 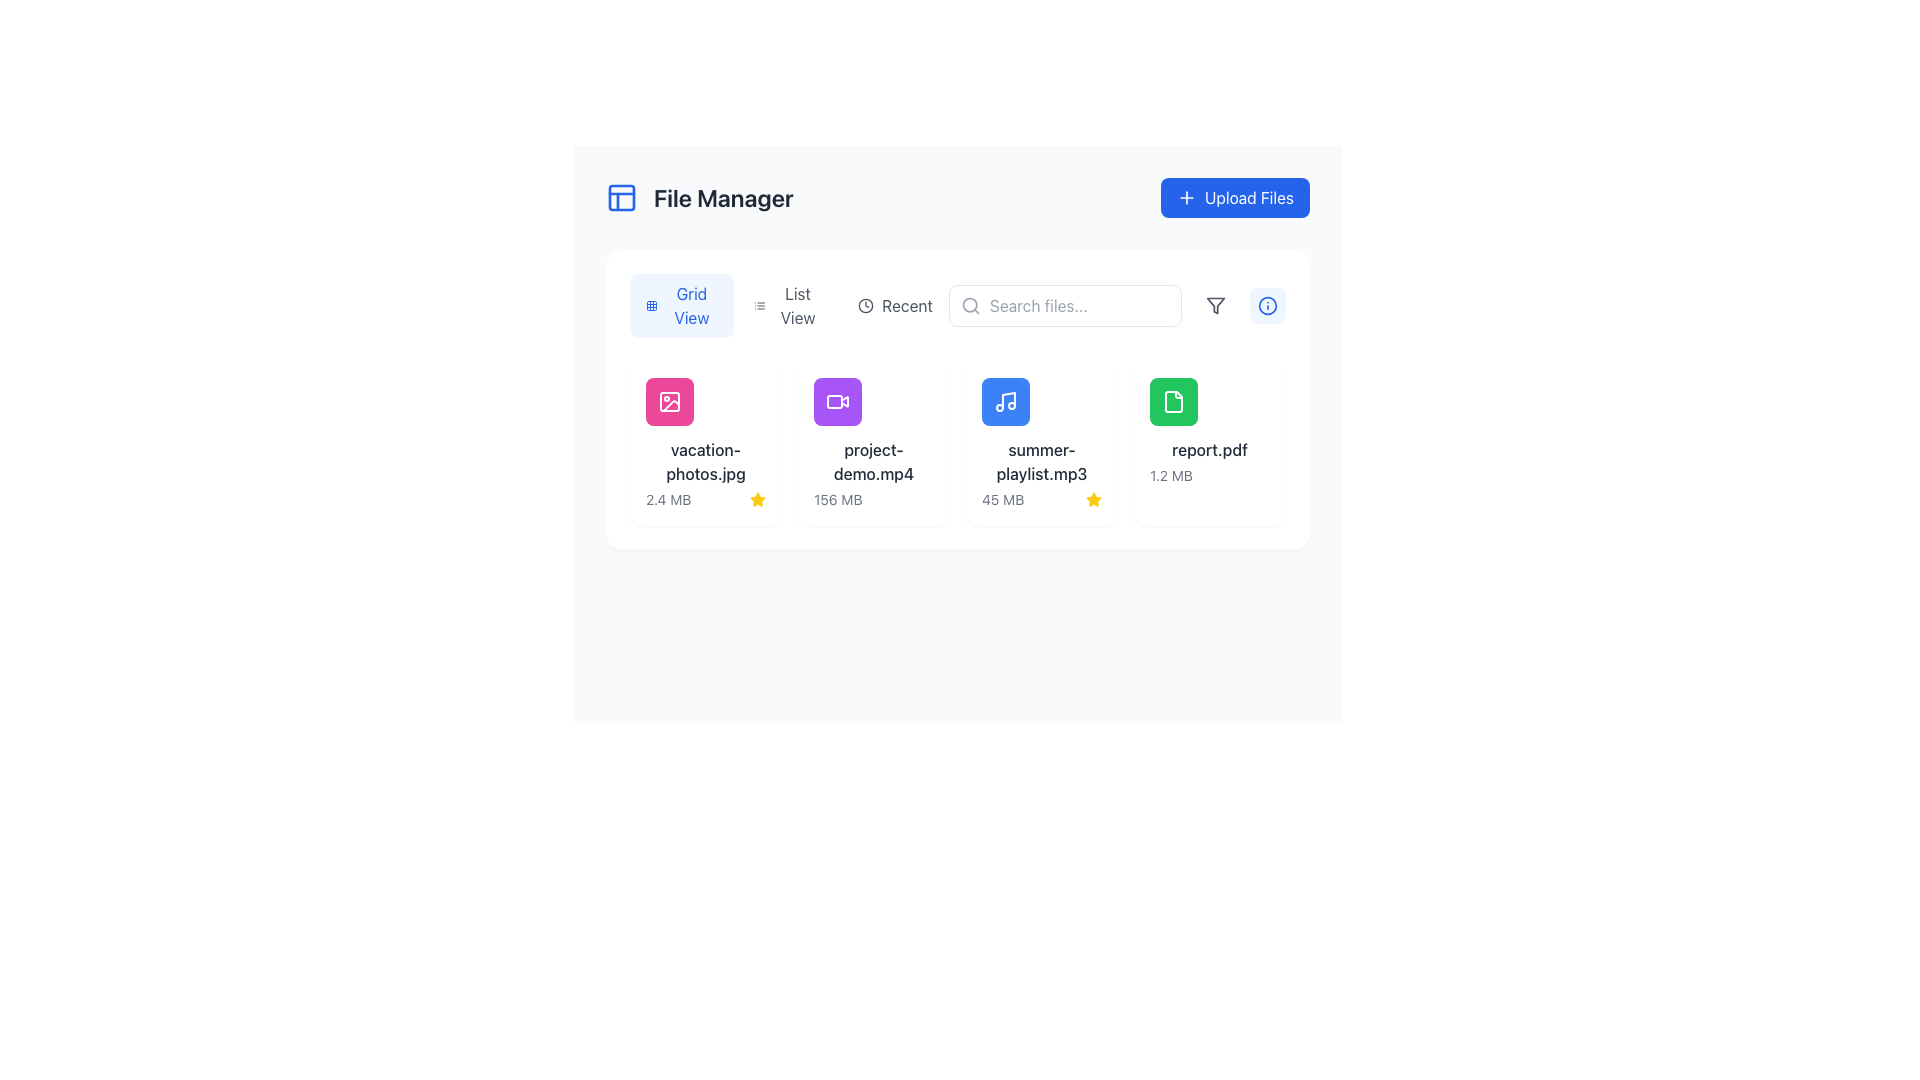 I want to click on the circular information icon with a blue outline located near the top-right corner of the interface, adjacent to the filter button and aligned with the search bar, so click(x=1266, y=305).